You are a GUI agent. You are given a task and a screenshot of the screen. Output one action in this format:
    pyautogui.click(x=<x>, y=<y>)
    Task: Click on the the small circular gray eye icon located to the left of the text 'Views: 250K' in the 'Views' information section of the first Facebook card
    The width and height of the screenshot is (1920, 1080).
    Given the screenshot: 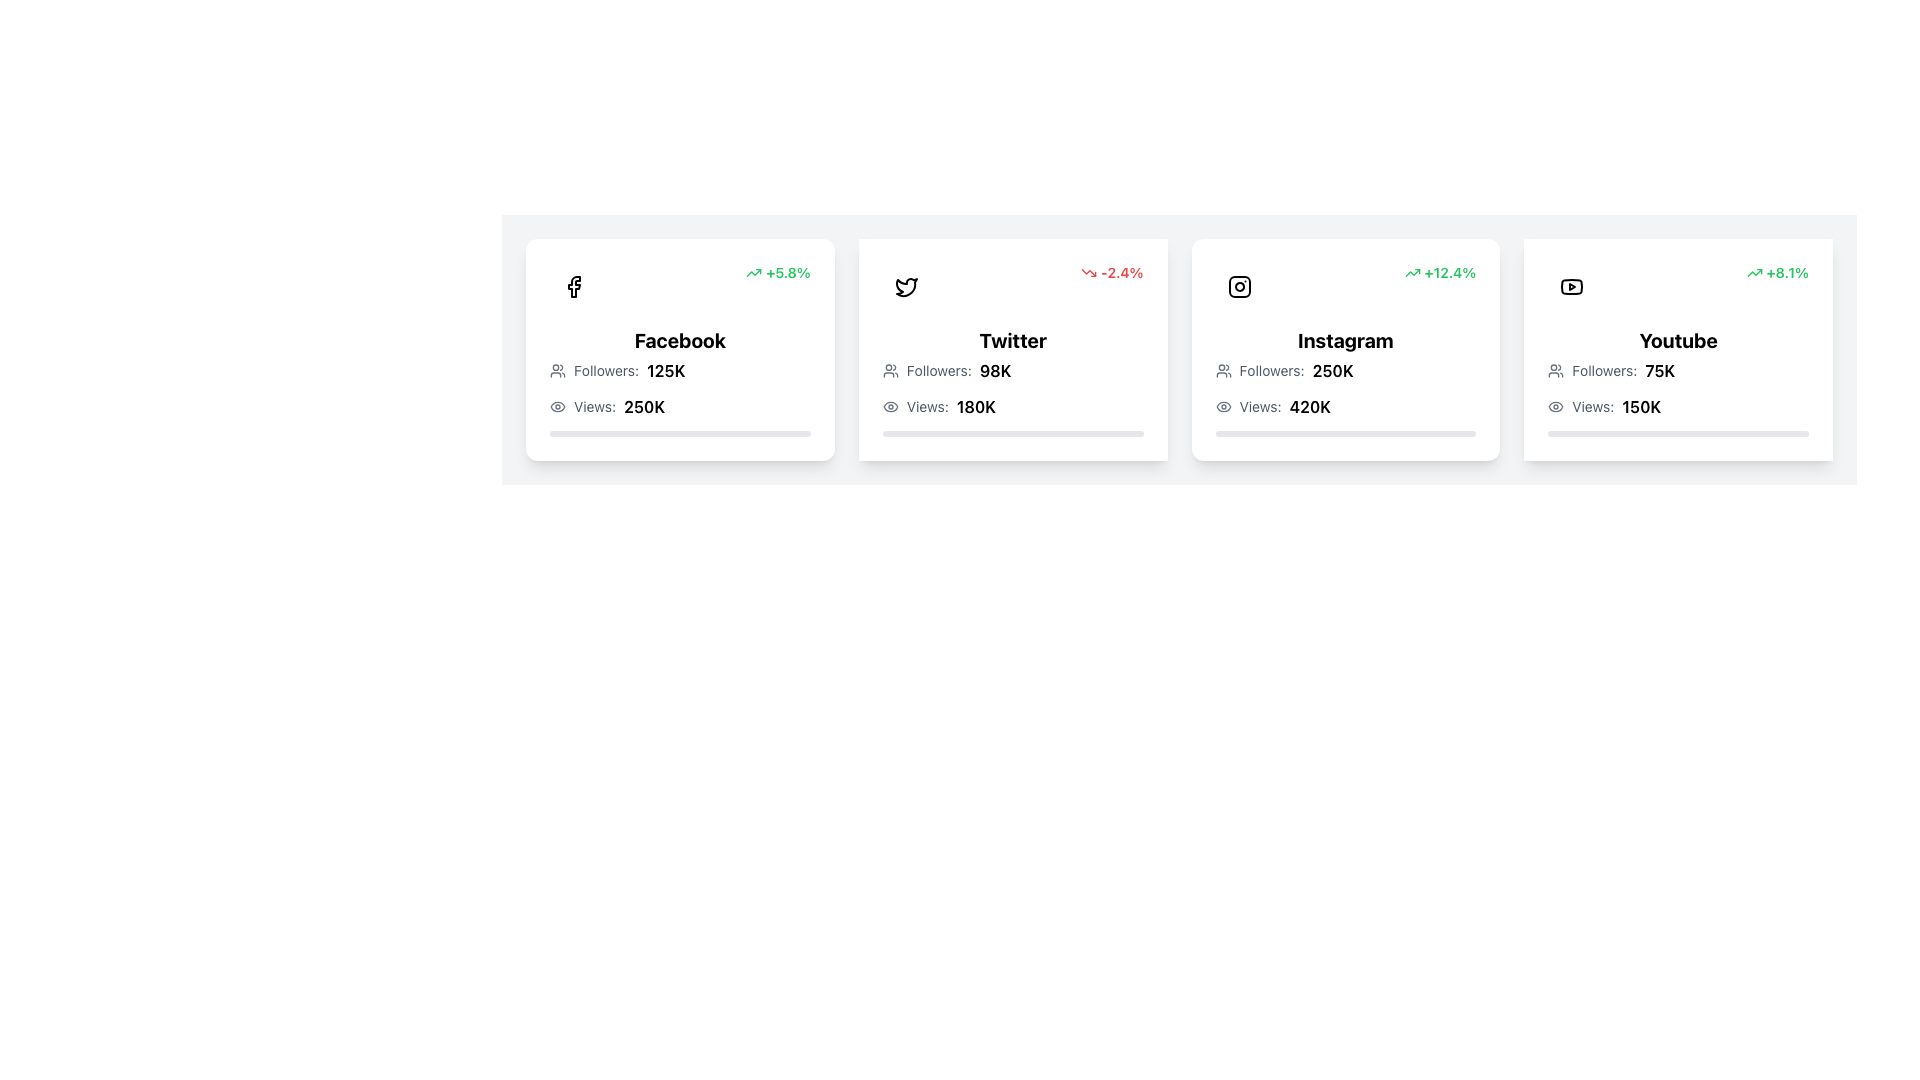 What is the action you would take?
    pyautogui.click(x=557, y=406)
    